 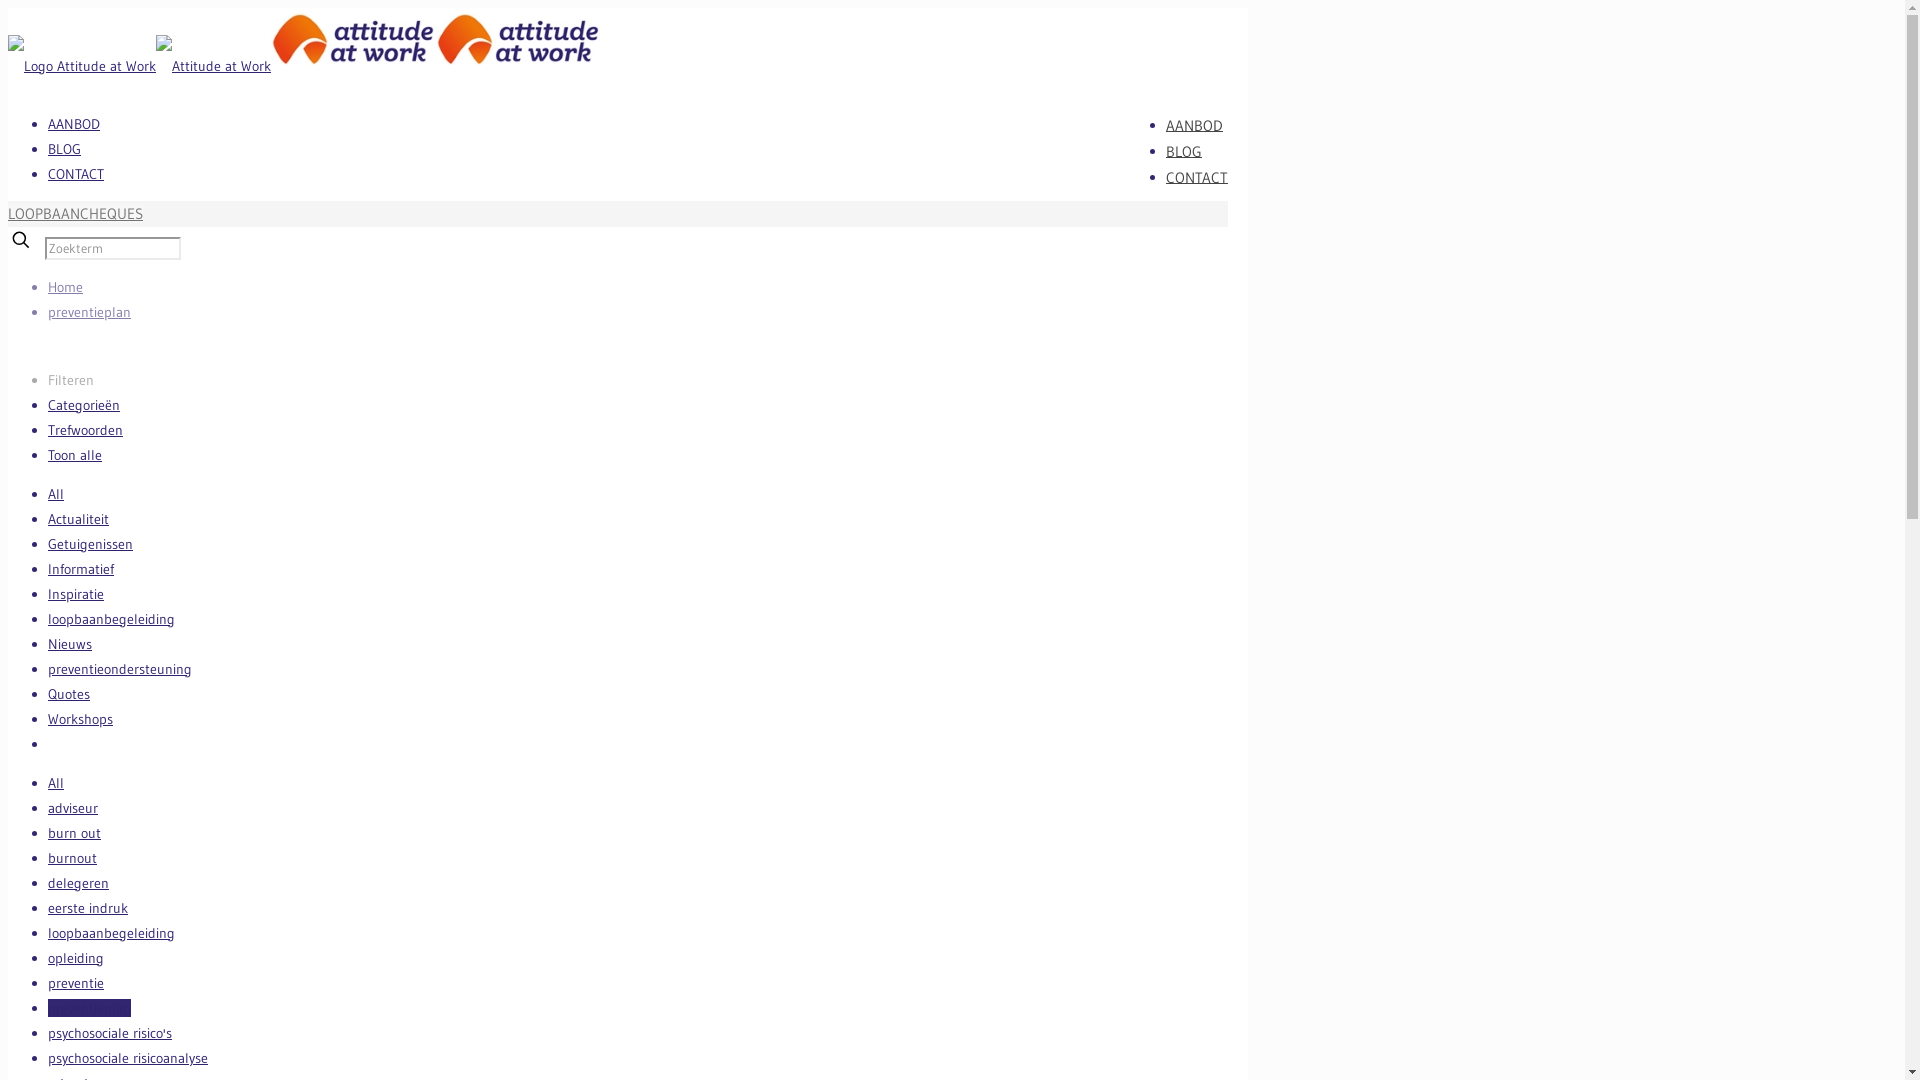 What do you see at coordinates (75, 455) in the screenshot?
I see `'Toon alle'` at bounding box center [75, 455].